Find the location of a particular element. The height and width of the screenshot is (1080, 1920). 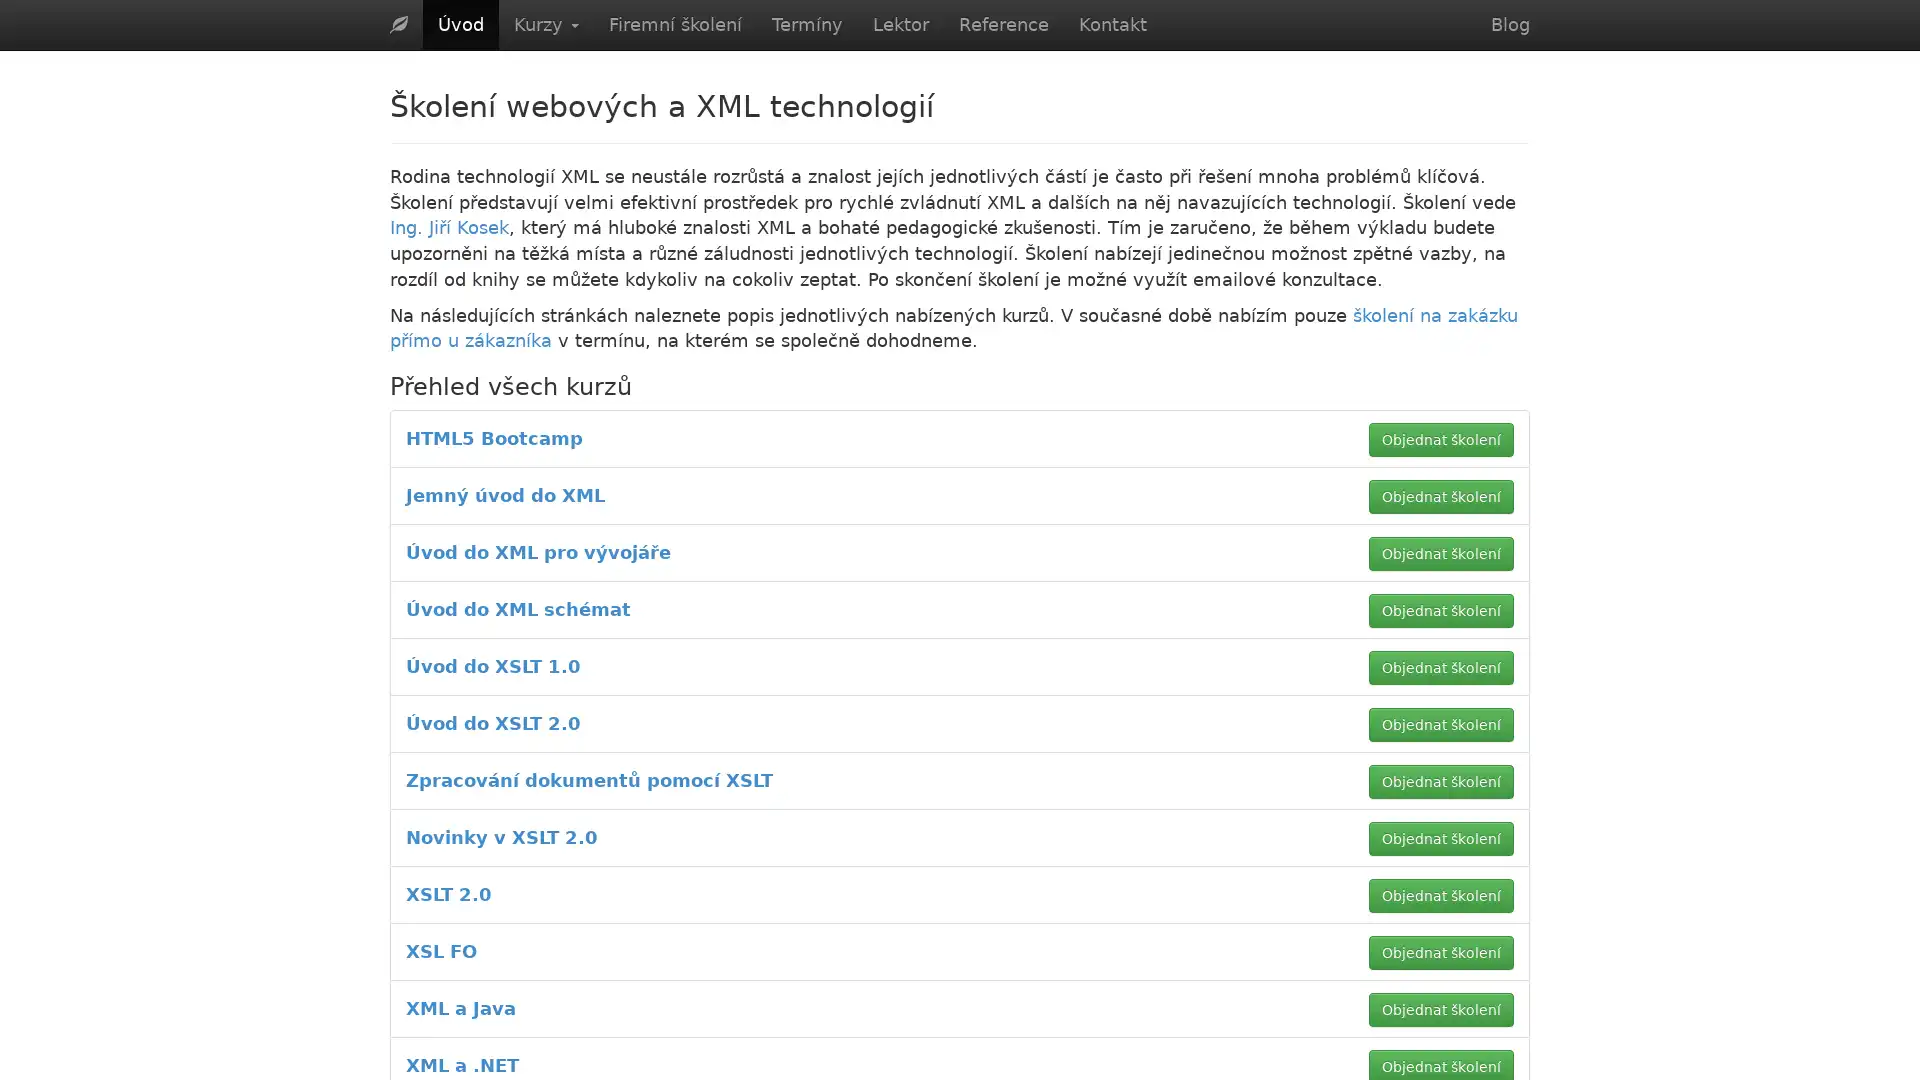

Objednat skoleni is located at coordinates (1441, 894).